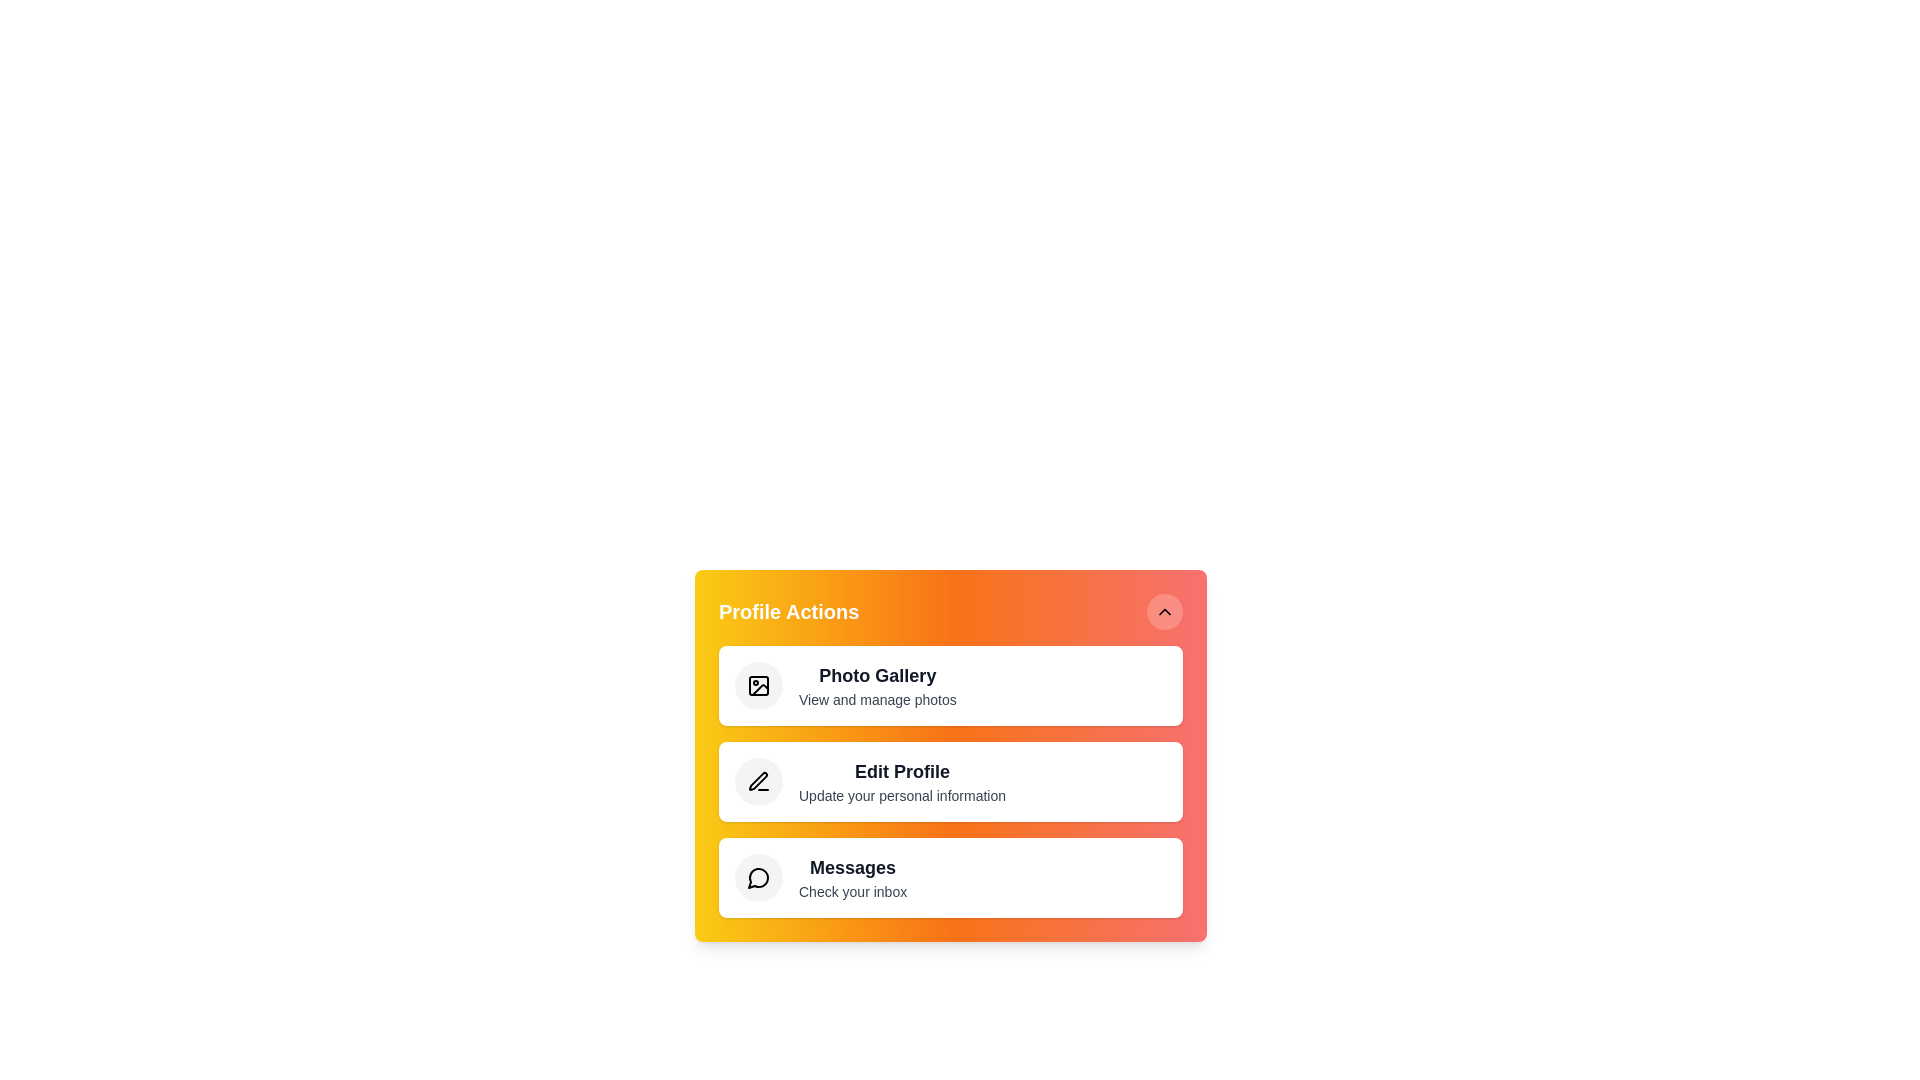 The width and height of the screenshot is (1920, 1080). What do you see at coordinates (949, 781) in the screenshot?
I see `the 'Edit Profile' action in the ProfileActionMenu component` at bounding box center [949, 781].